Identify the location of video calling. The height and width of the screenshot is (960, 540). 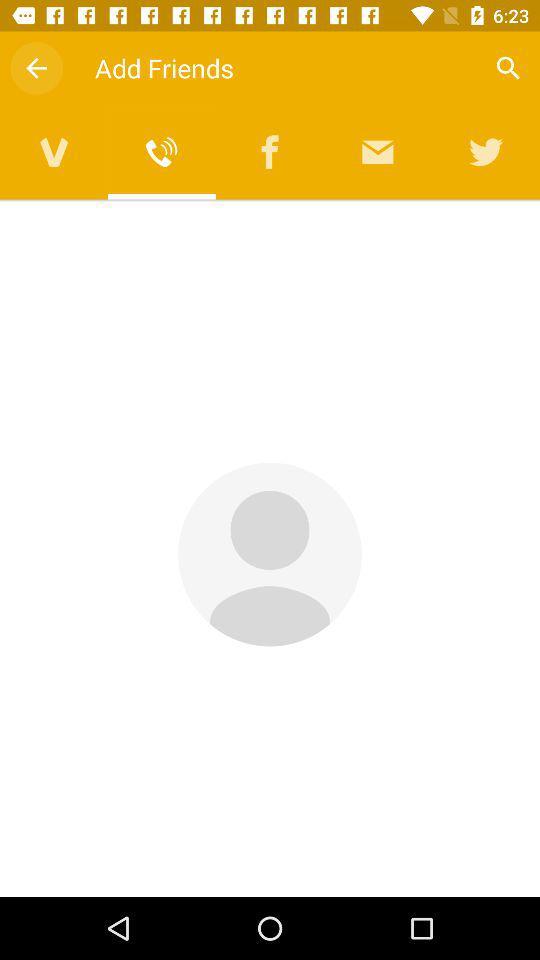
(54, 151).